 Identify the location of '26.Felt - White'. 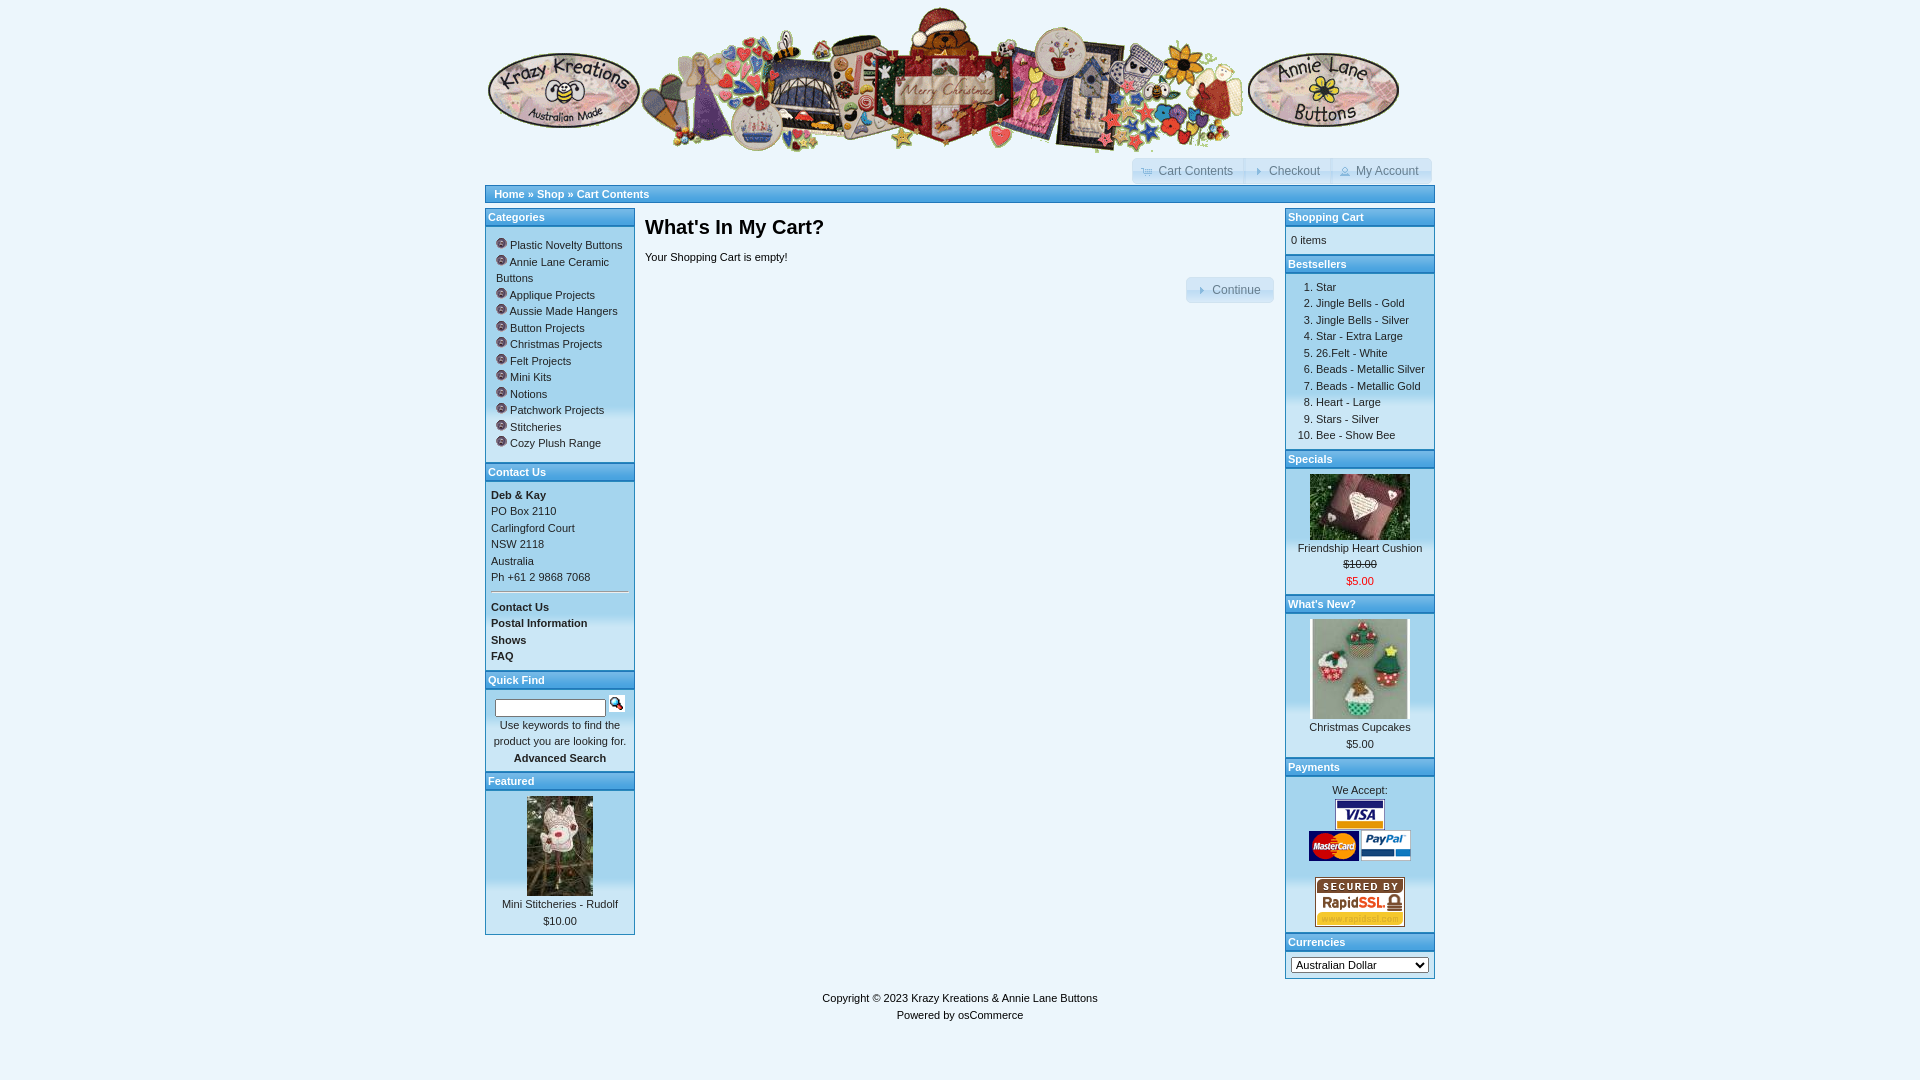
(1352, 350).